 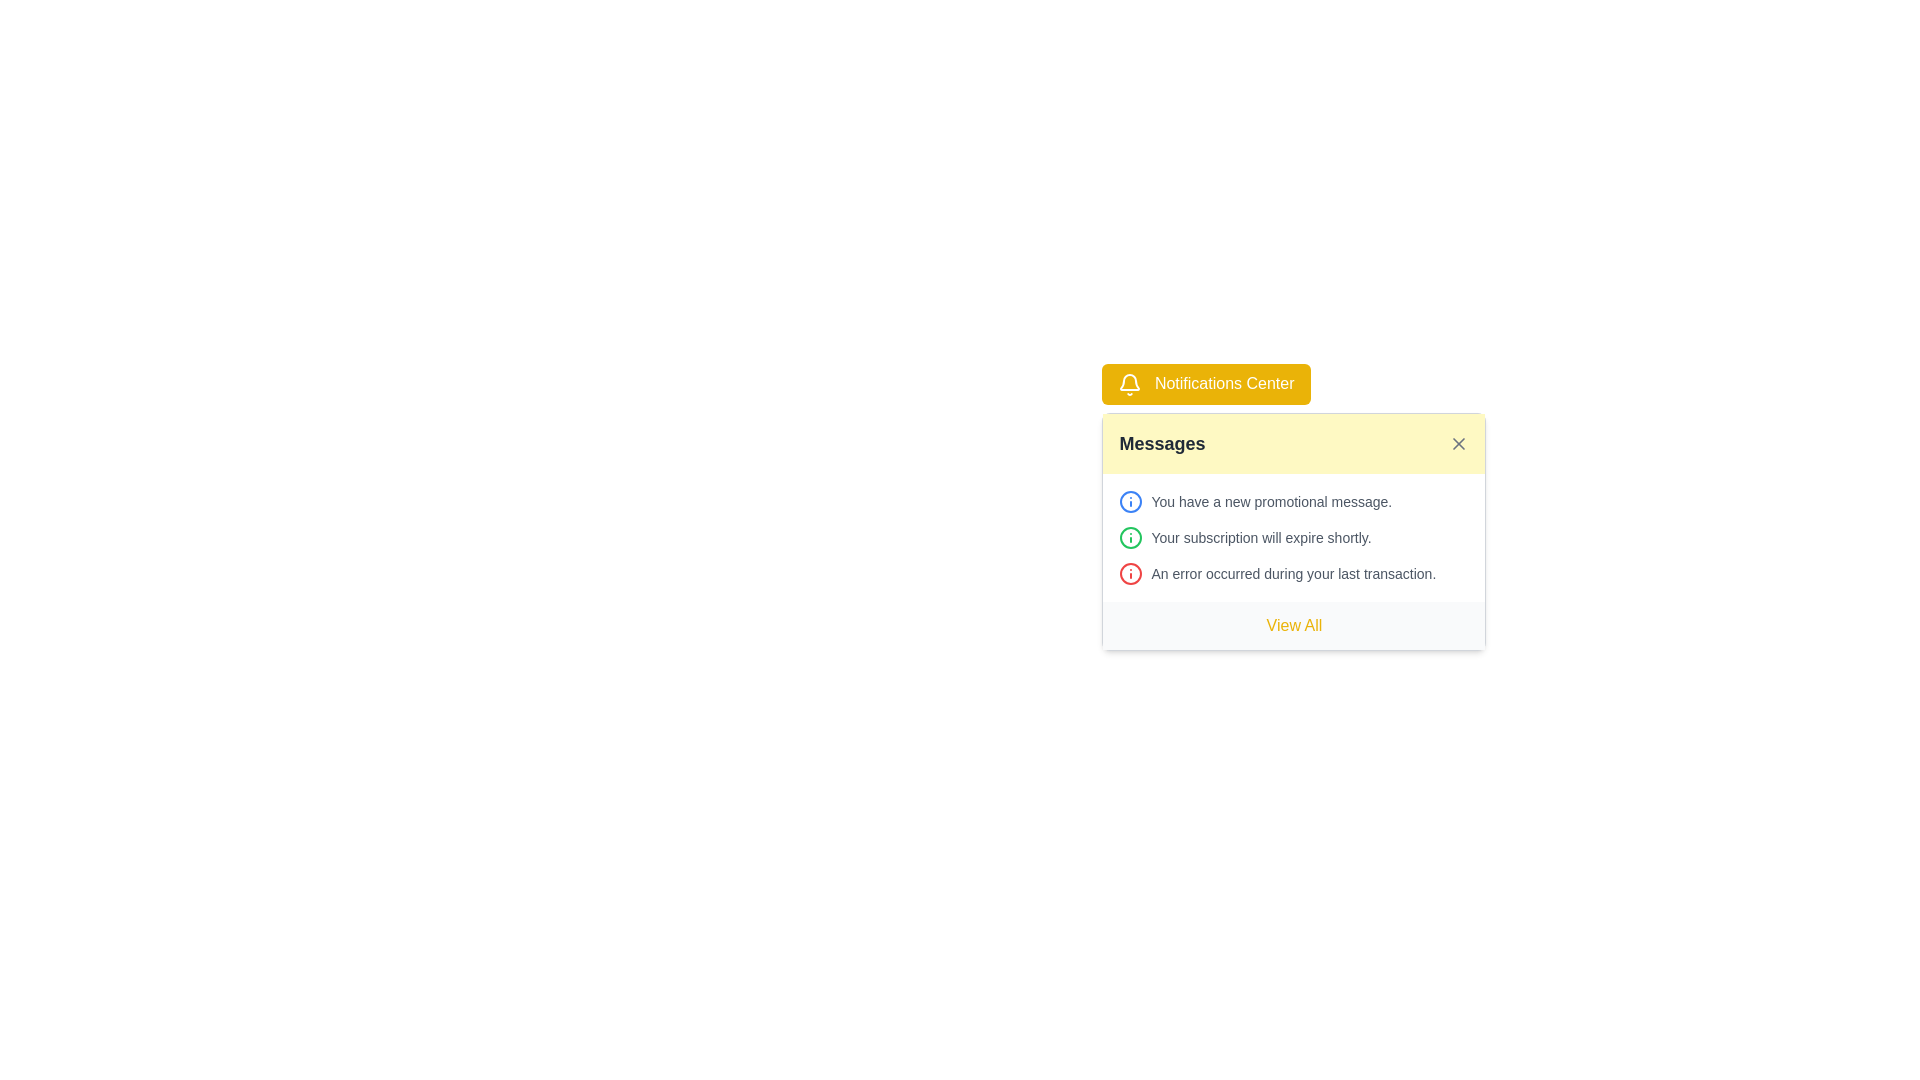 What do you see at coordinates (1294, 500) in the screenshot?
I see `notification text of the first notification in the Notifications Center, which contains the message 'You have a new promotional message.'` at bounding box center [1294, 500].